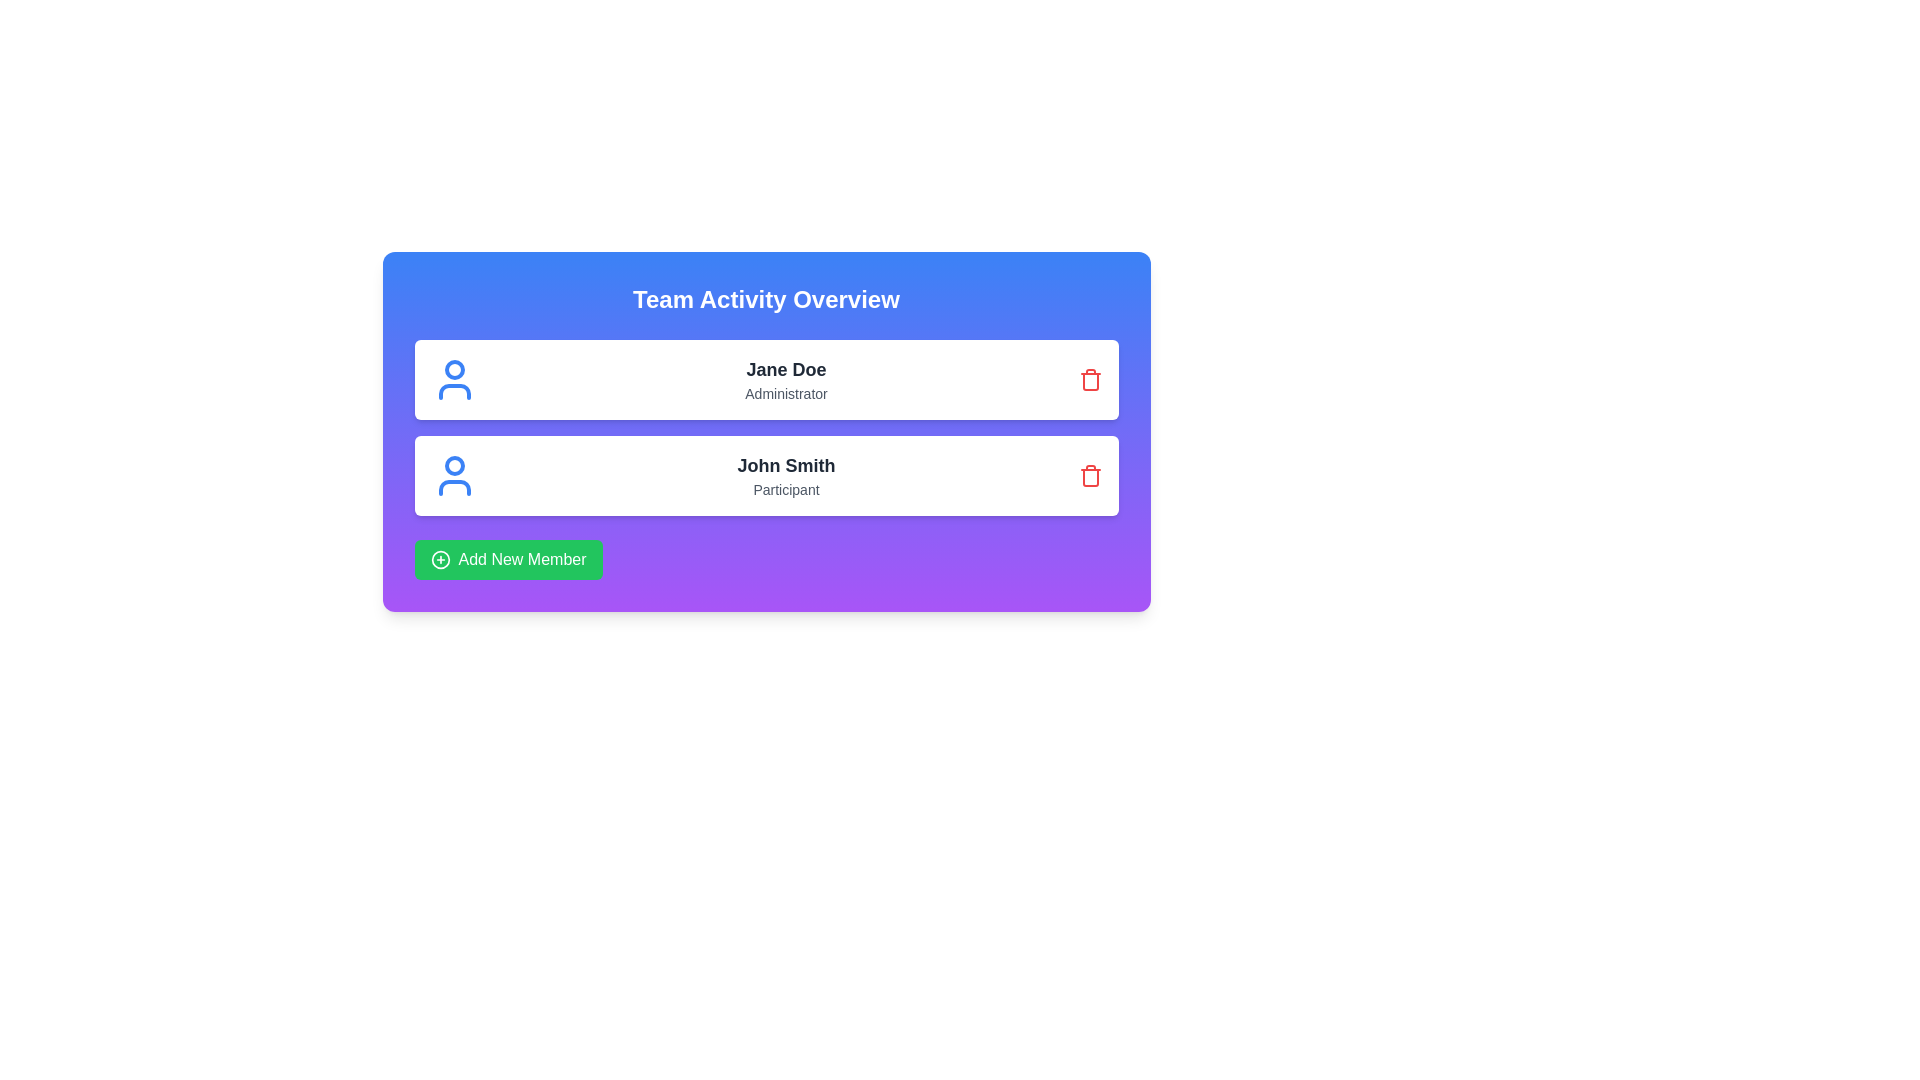  Describe the element at coordinates (785, 466) in the screenshot. I see `the text label that serves as the name label of a participant in the team activity overview interface, located in the center-right portion of the card, directly above the text 'Participant'` at that location.